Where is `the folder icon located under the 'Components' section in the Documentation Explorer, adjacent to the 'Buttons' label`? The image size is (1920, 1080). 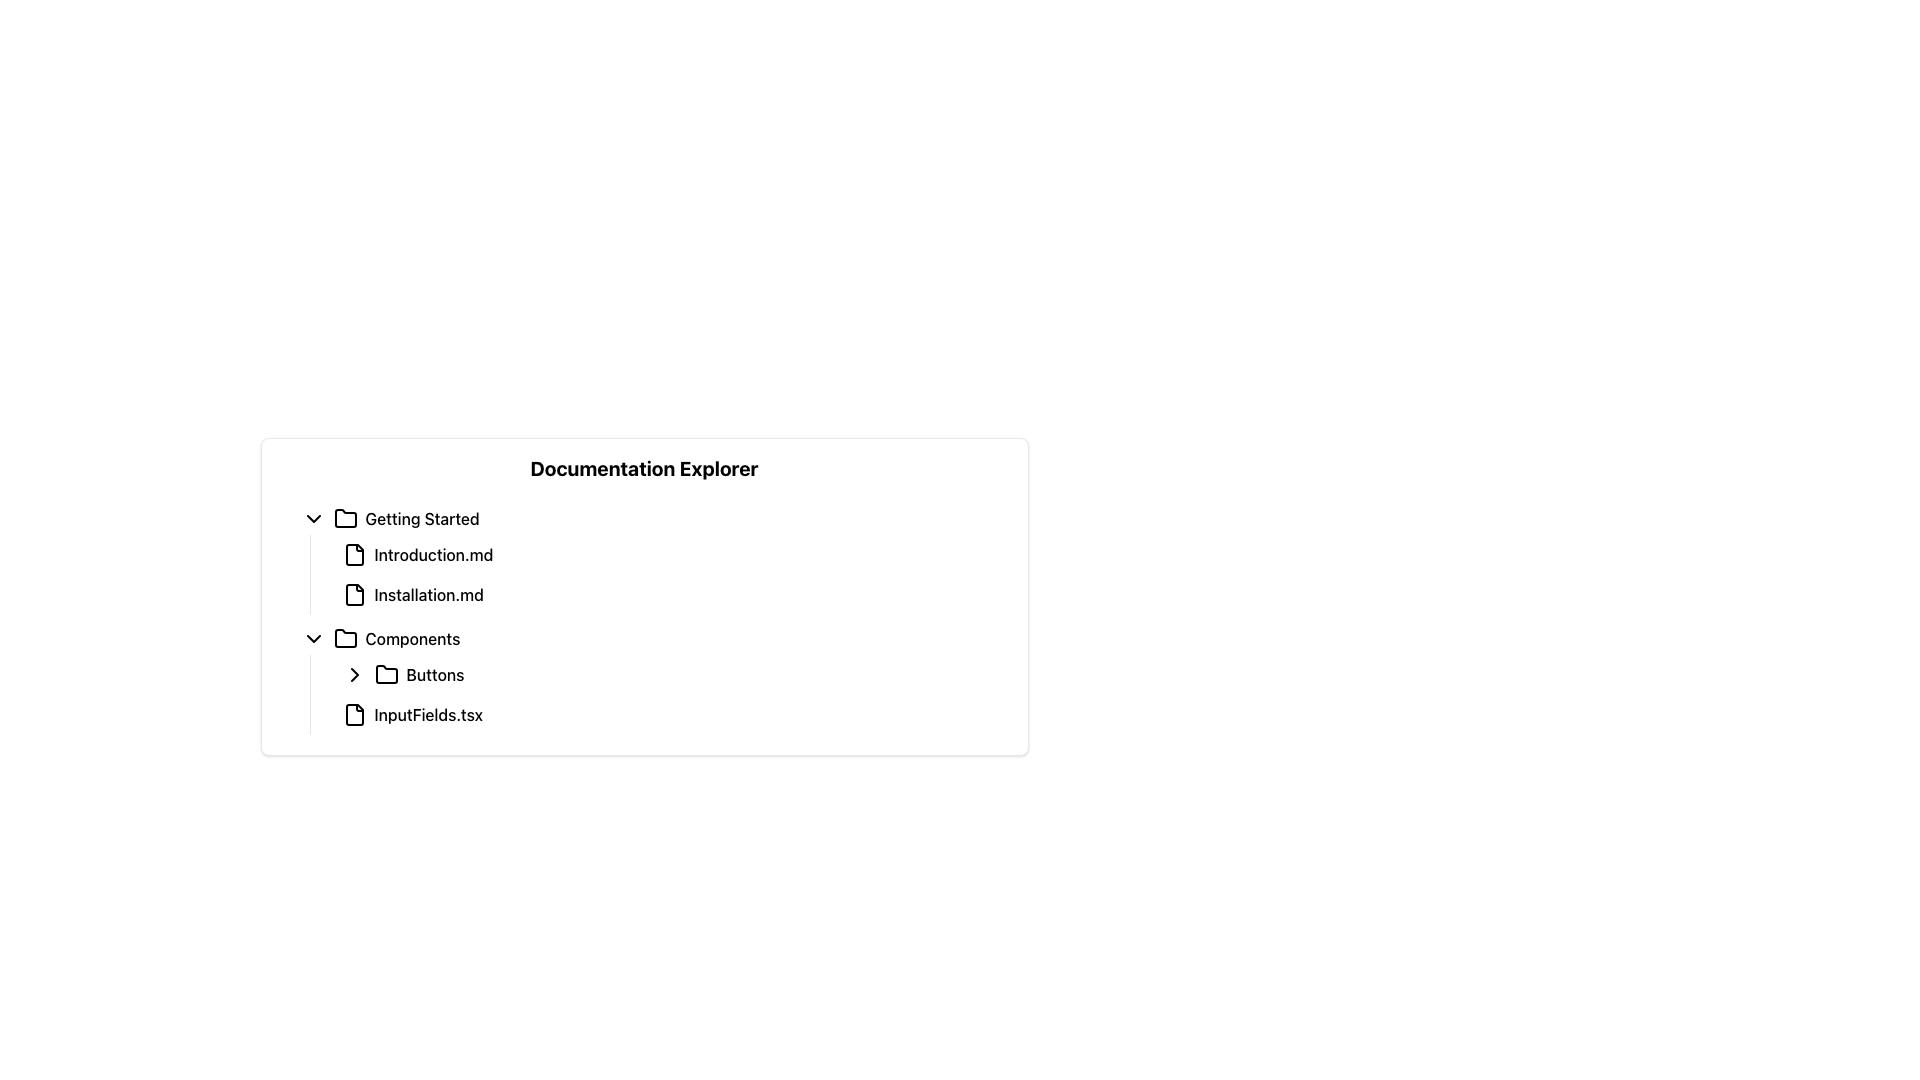
the folder icon located under the 'Components' section in the Documentation Explorer, adjacent to the 'Buttons' label is located at coordinates (386, 674).